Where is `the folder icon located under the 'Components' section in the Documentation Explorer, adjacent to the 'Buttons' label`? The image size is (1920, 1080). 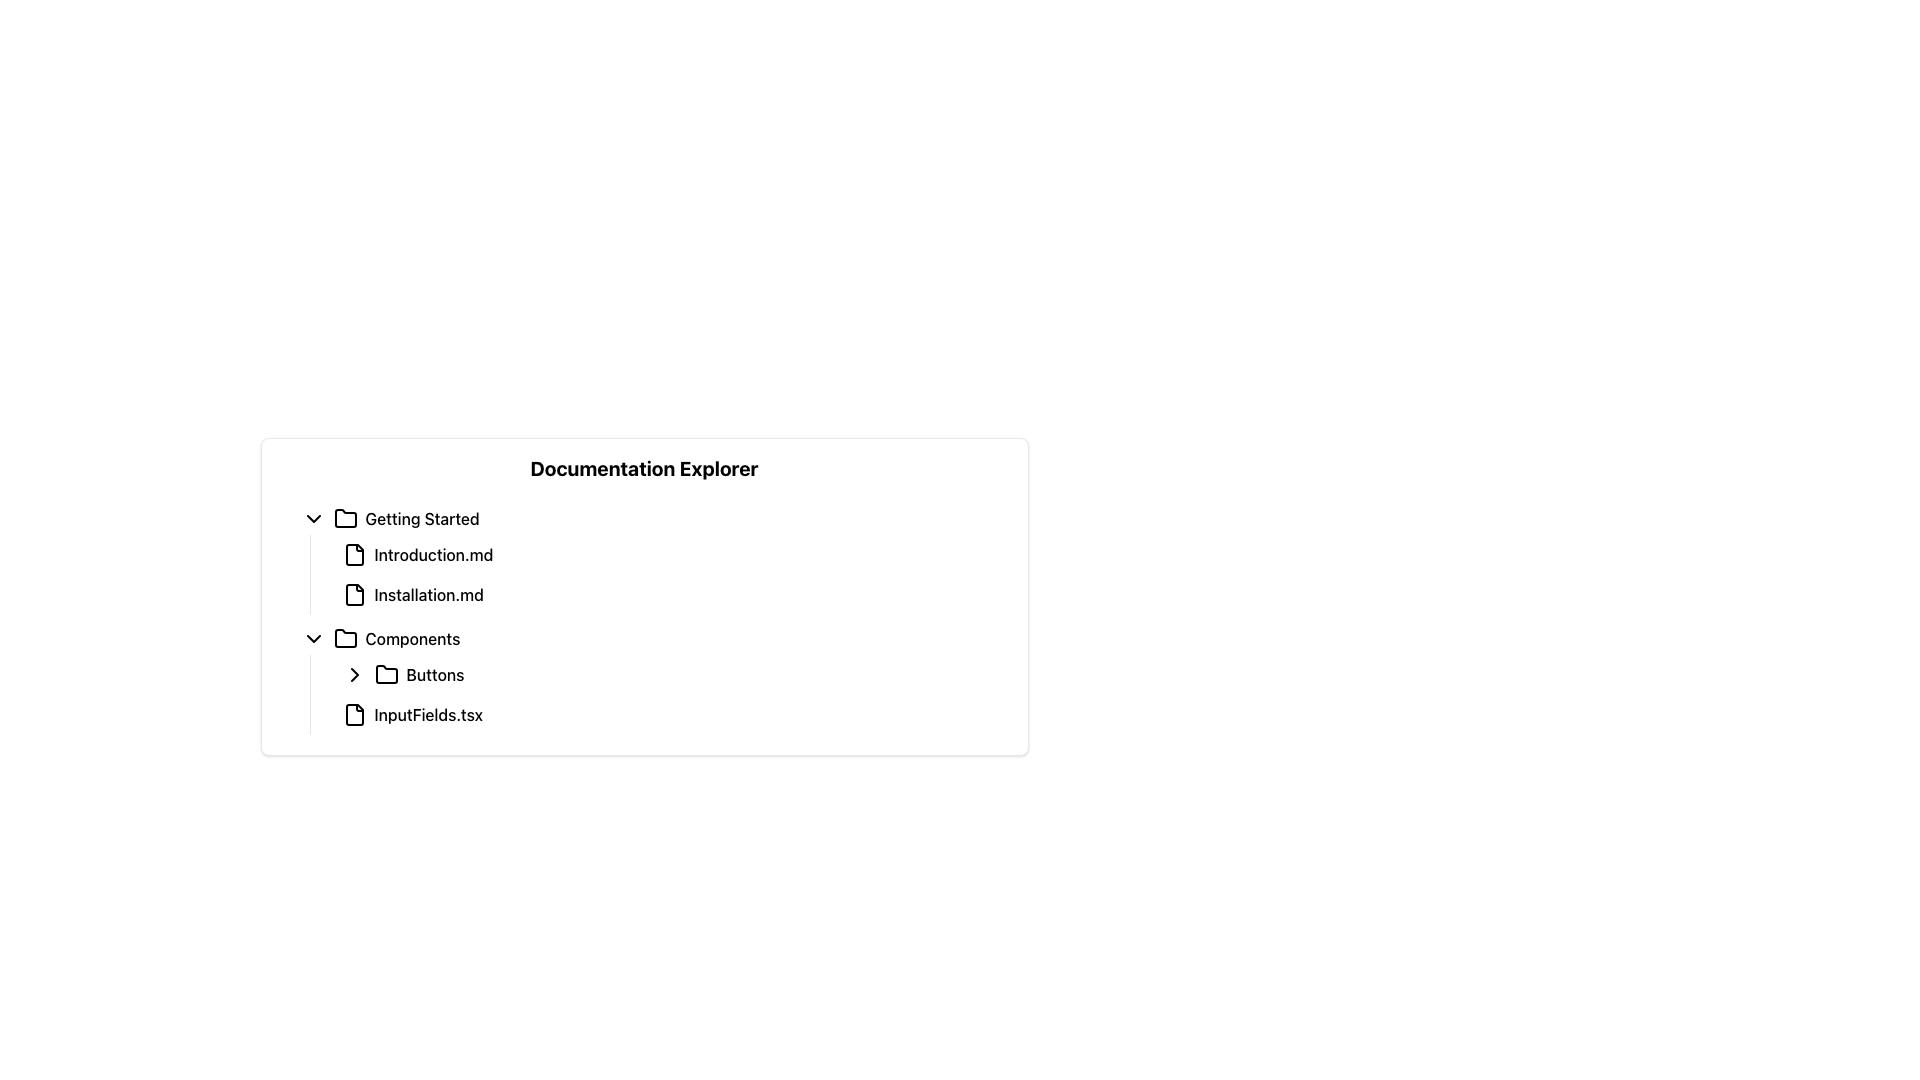
the folder icon located under the 'Components' section in the Documentation Explorer, adjacent to the 'Buttons' label is located at coordinates (386, 674).